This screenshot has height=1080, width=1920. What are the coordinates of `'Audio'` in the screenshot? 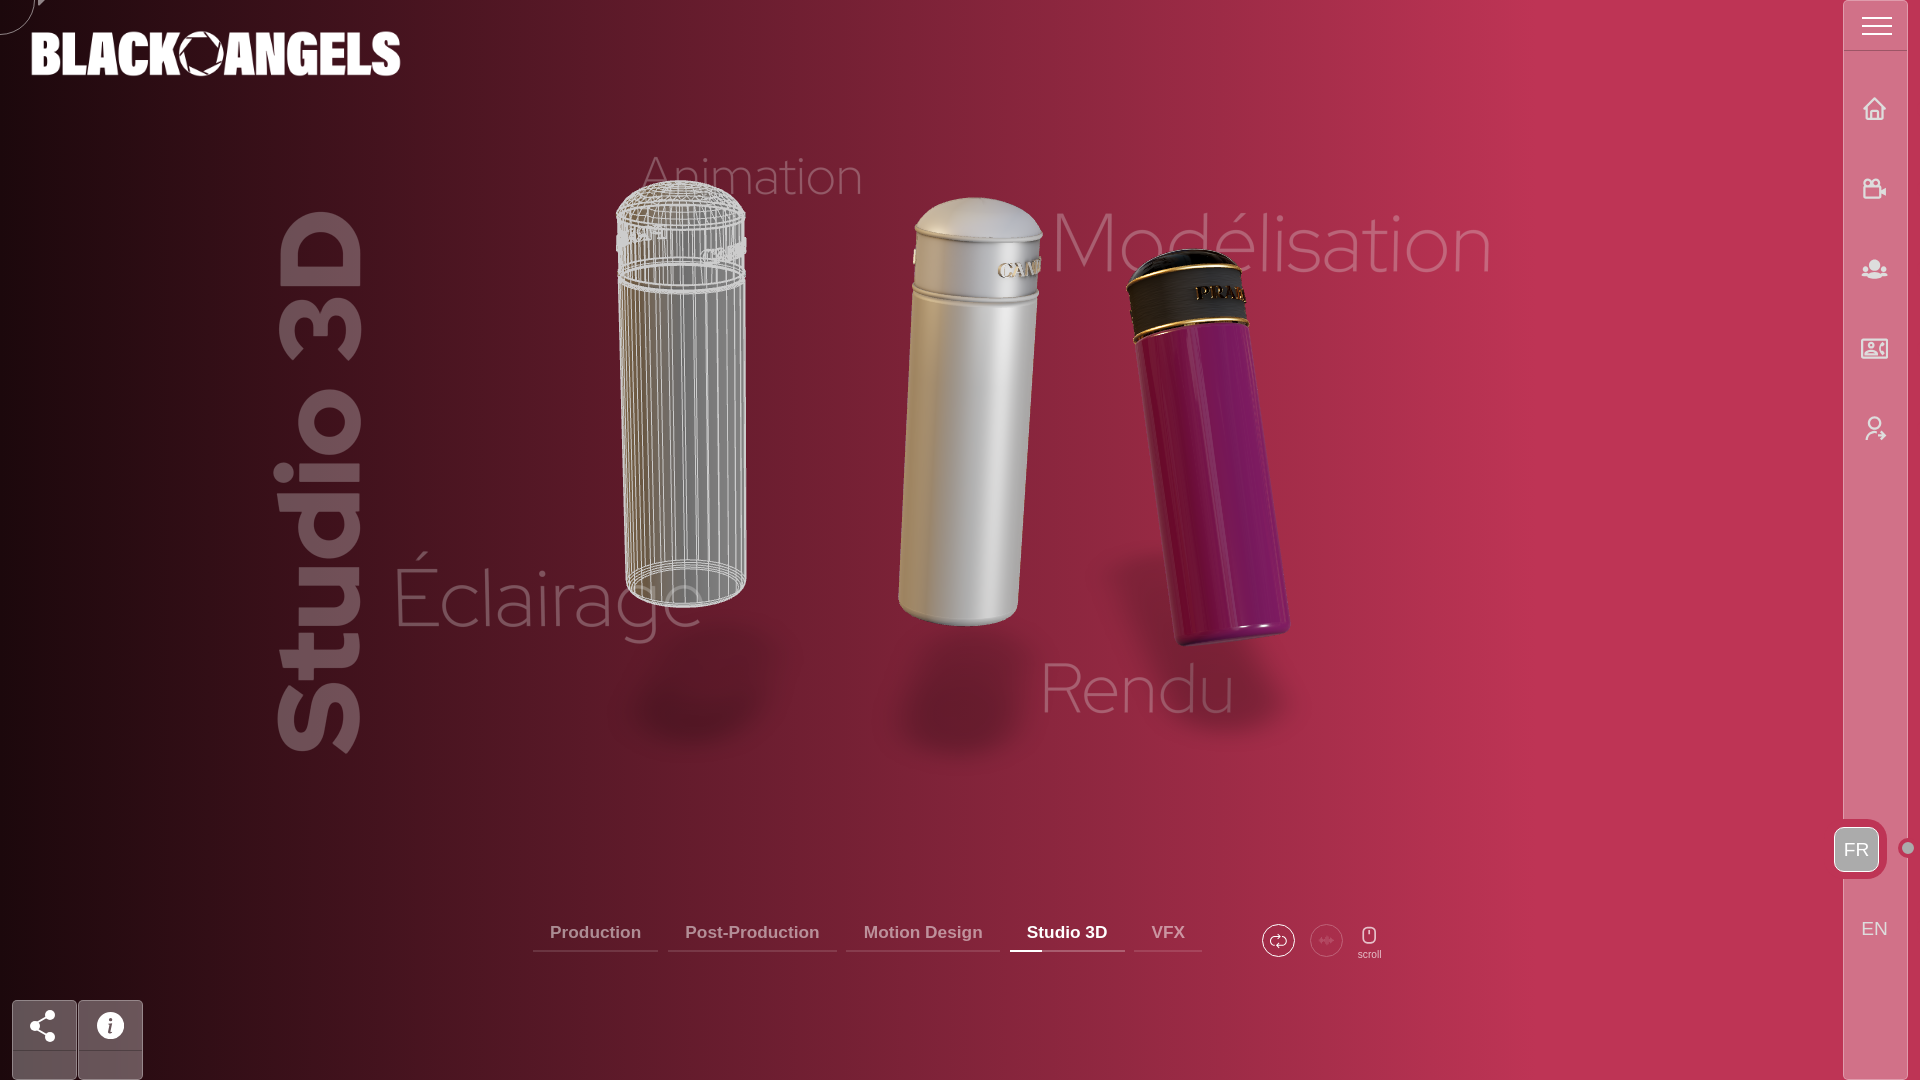 It's located at (1326, 940).